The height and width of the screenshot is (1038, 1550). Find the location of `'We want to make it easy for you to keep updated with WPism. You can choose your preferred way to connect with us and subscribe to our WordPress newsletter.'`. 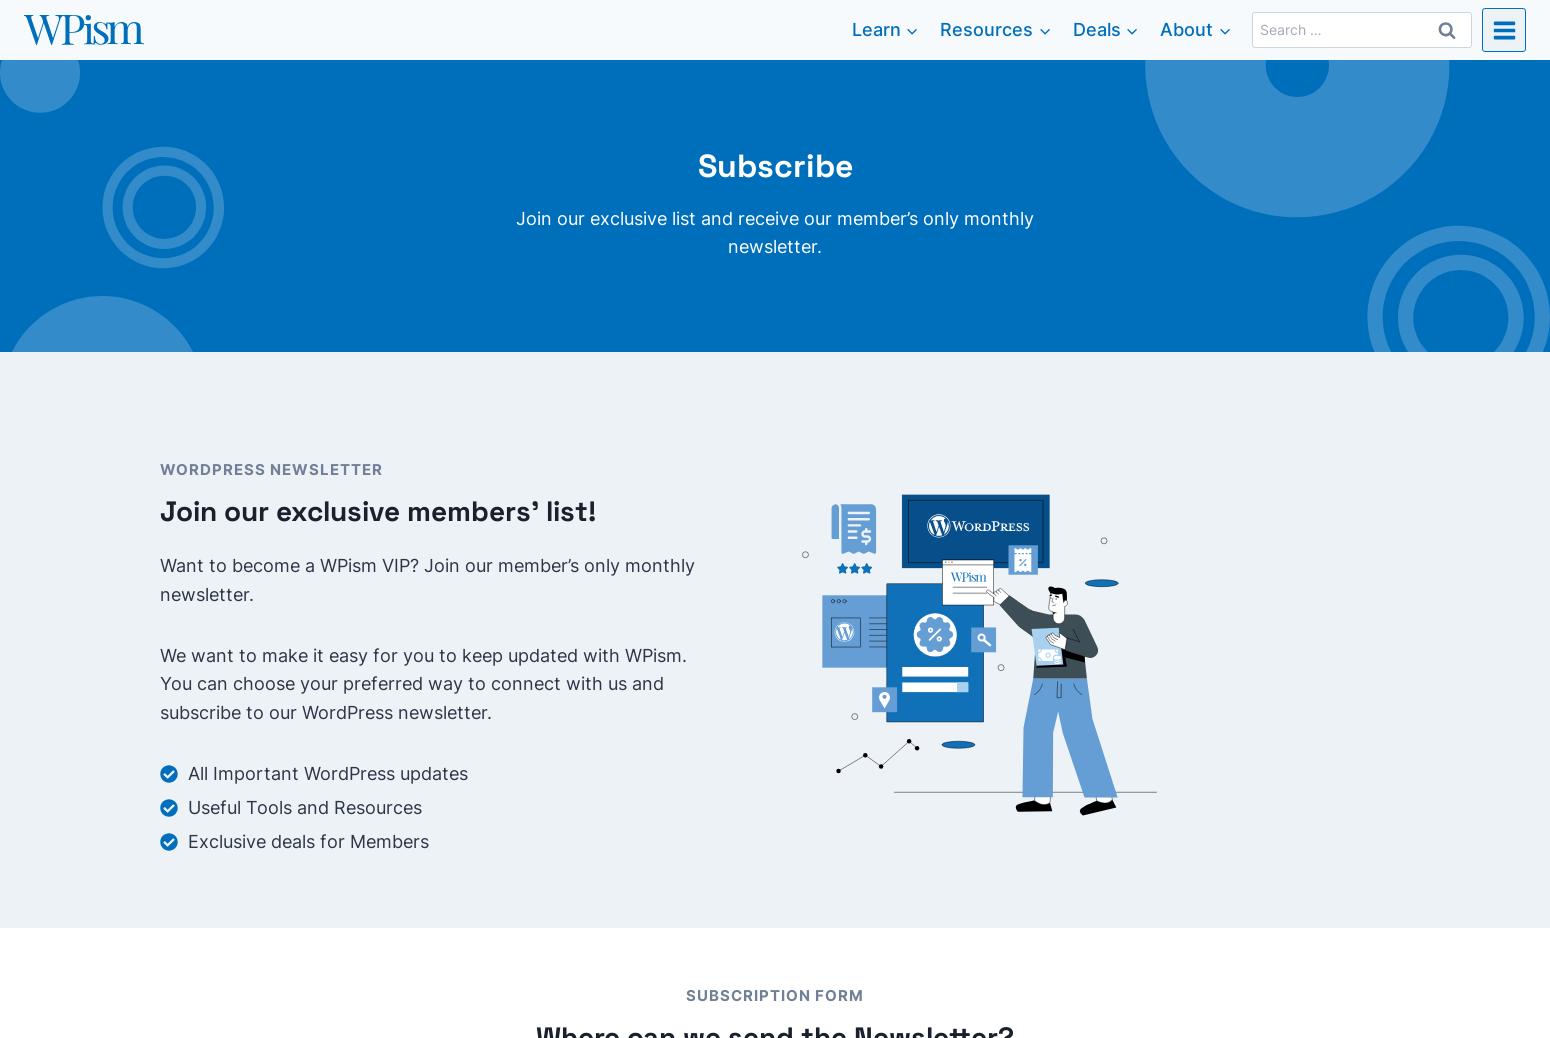

'We want to make it easy for you to keep updated with WPism. You can choose your preferred way to connect with us and subscribe to our WordPress newsletter.' is located at coordinates (423, 682).